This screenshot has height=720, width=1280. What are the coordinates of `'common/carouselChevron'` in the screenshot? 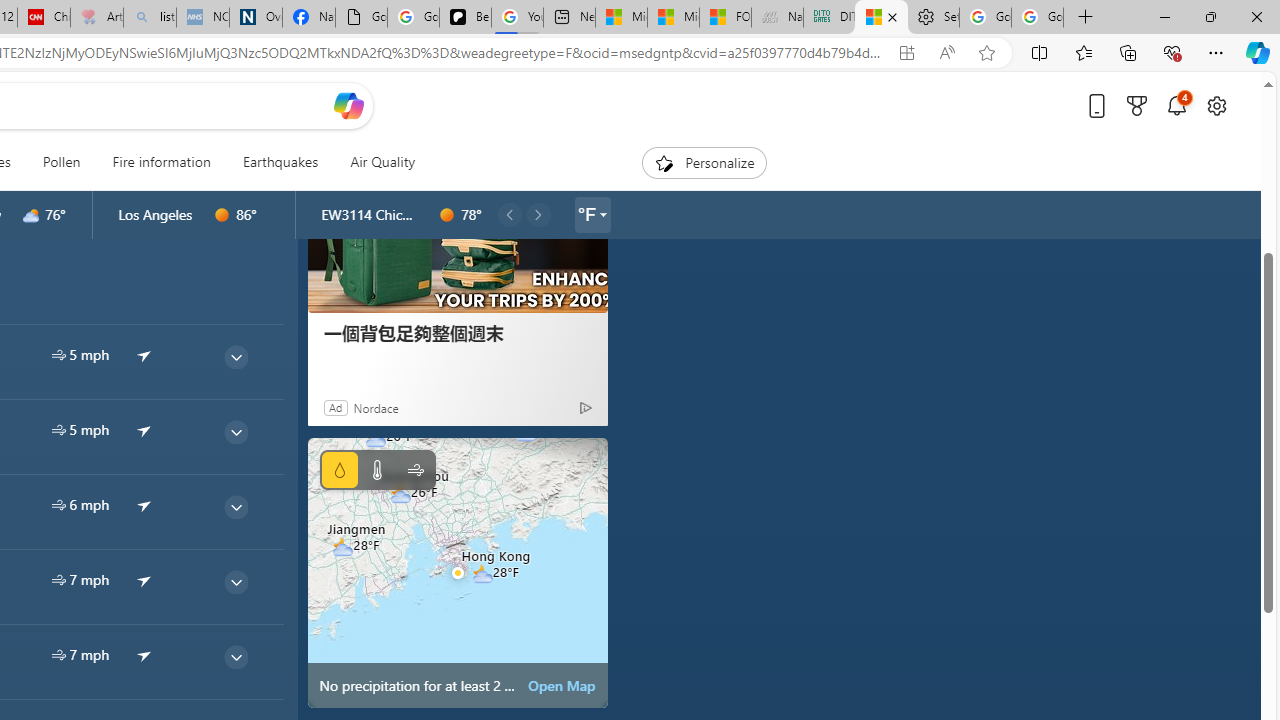 It's located at (538, 214).